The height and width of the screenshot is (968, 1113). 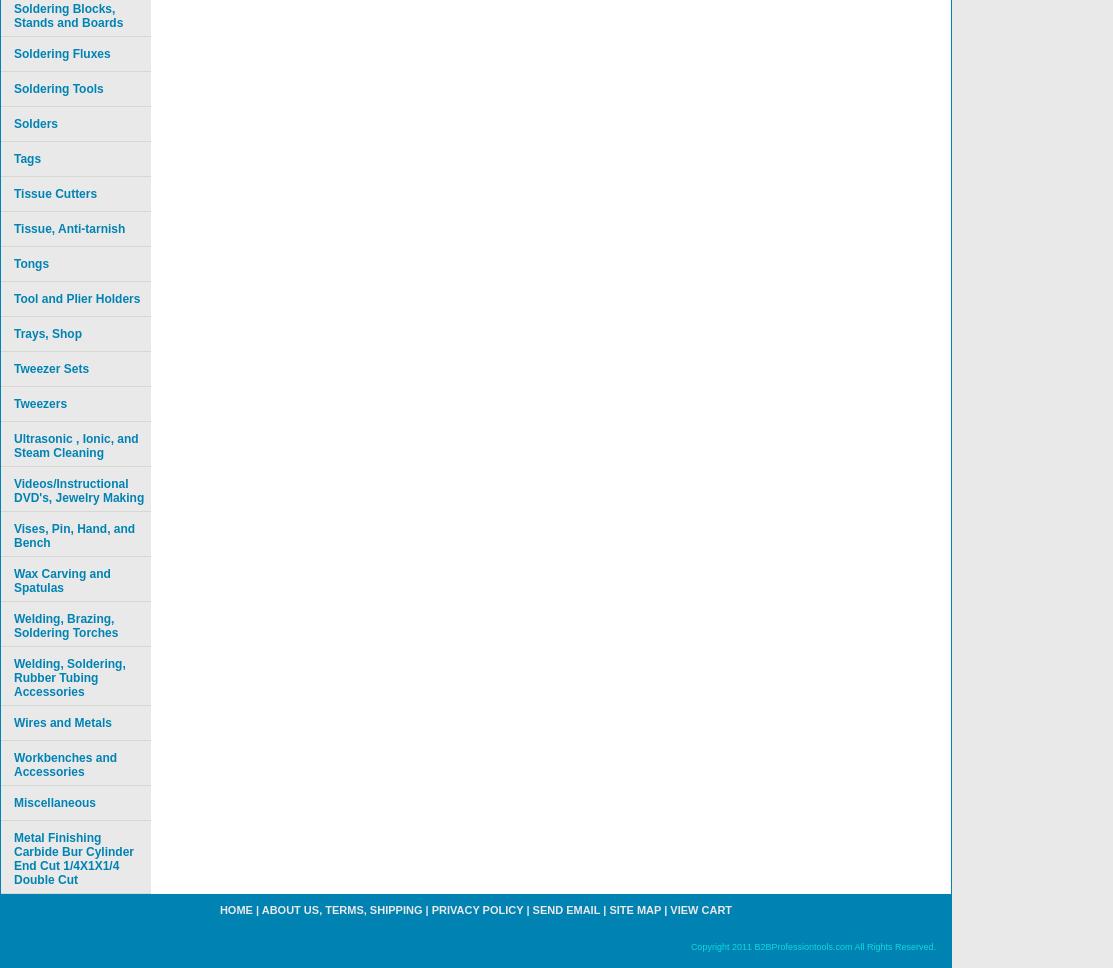 What do you see at coordinates (689, 945) in the screenshot?
I see `'Copyright 2011 B2BProfessiontools.com All Rights Reserved.'` at bounding box center [689, 945].